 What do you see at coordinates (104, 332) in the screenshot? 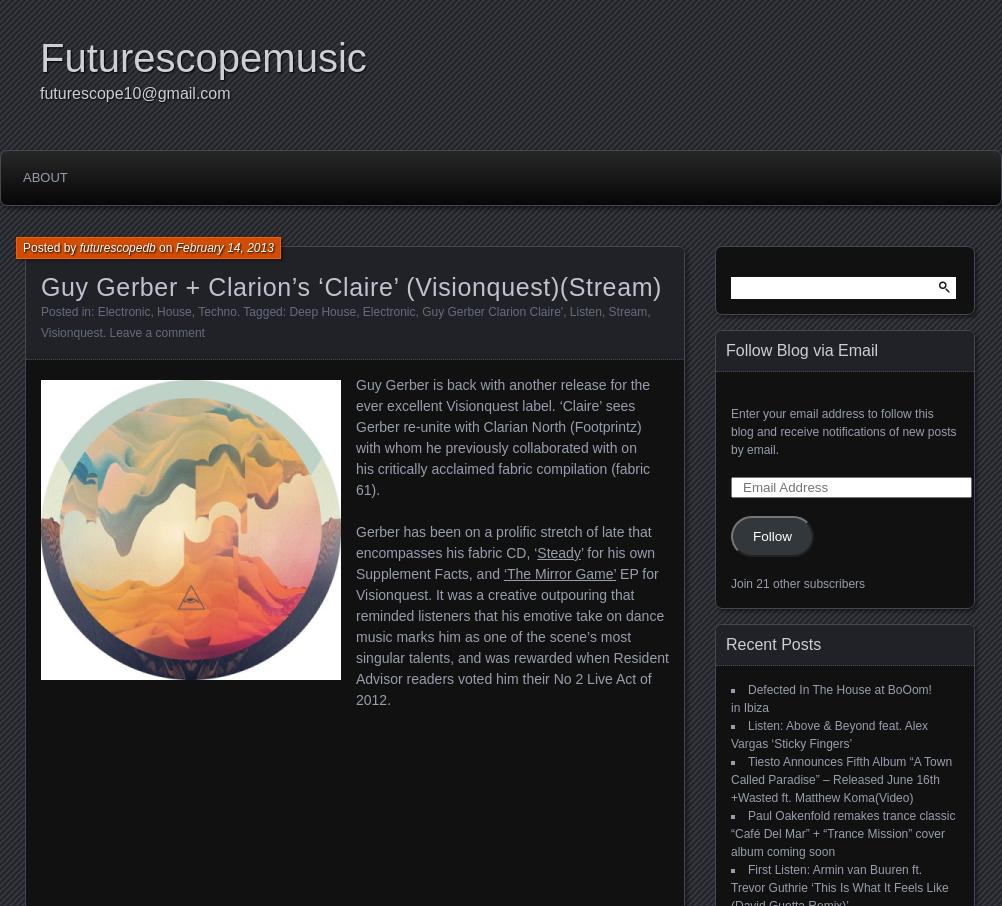
I see `'.'` at bounding box center [104, 332].